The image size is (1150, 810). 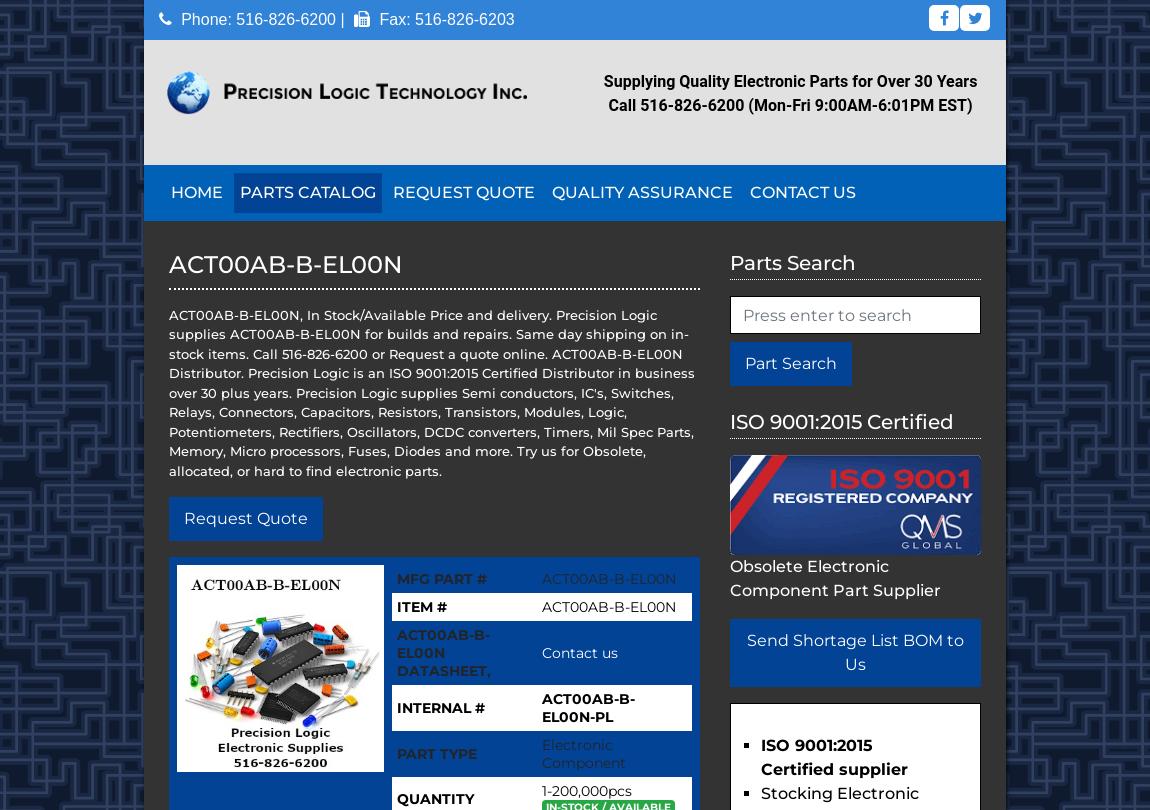 What do you see at coordinates (541, 789) in the screenshot?
I see `'1-200,000pcs'` at bounding box center [541, 789].